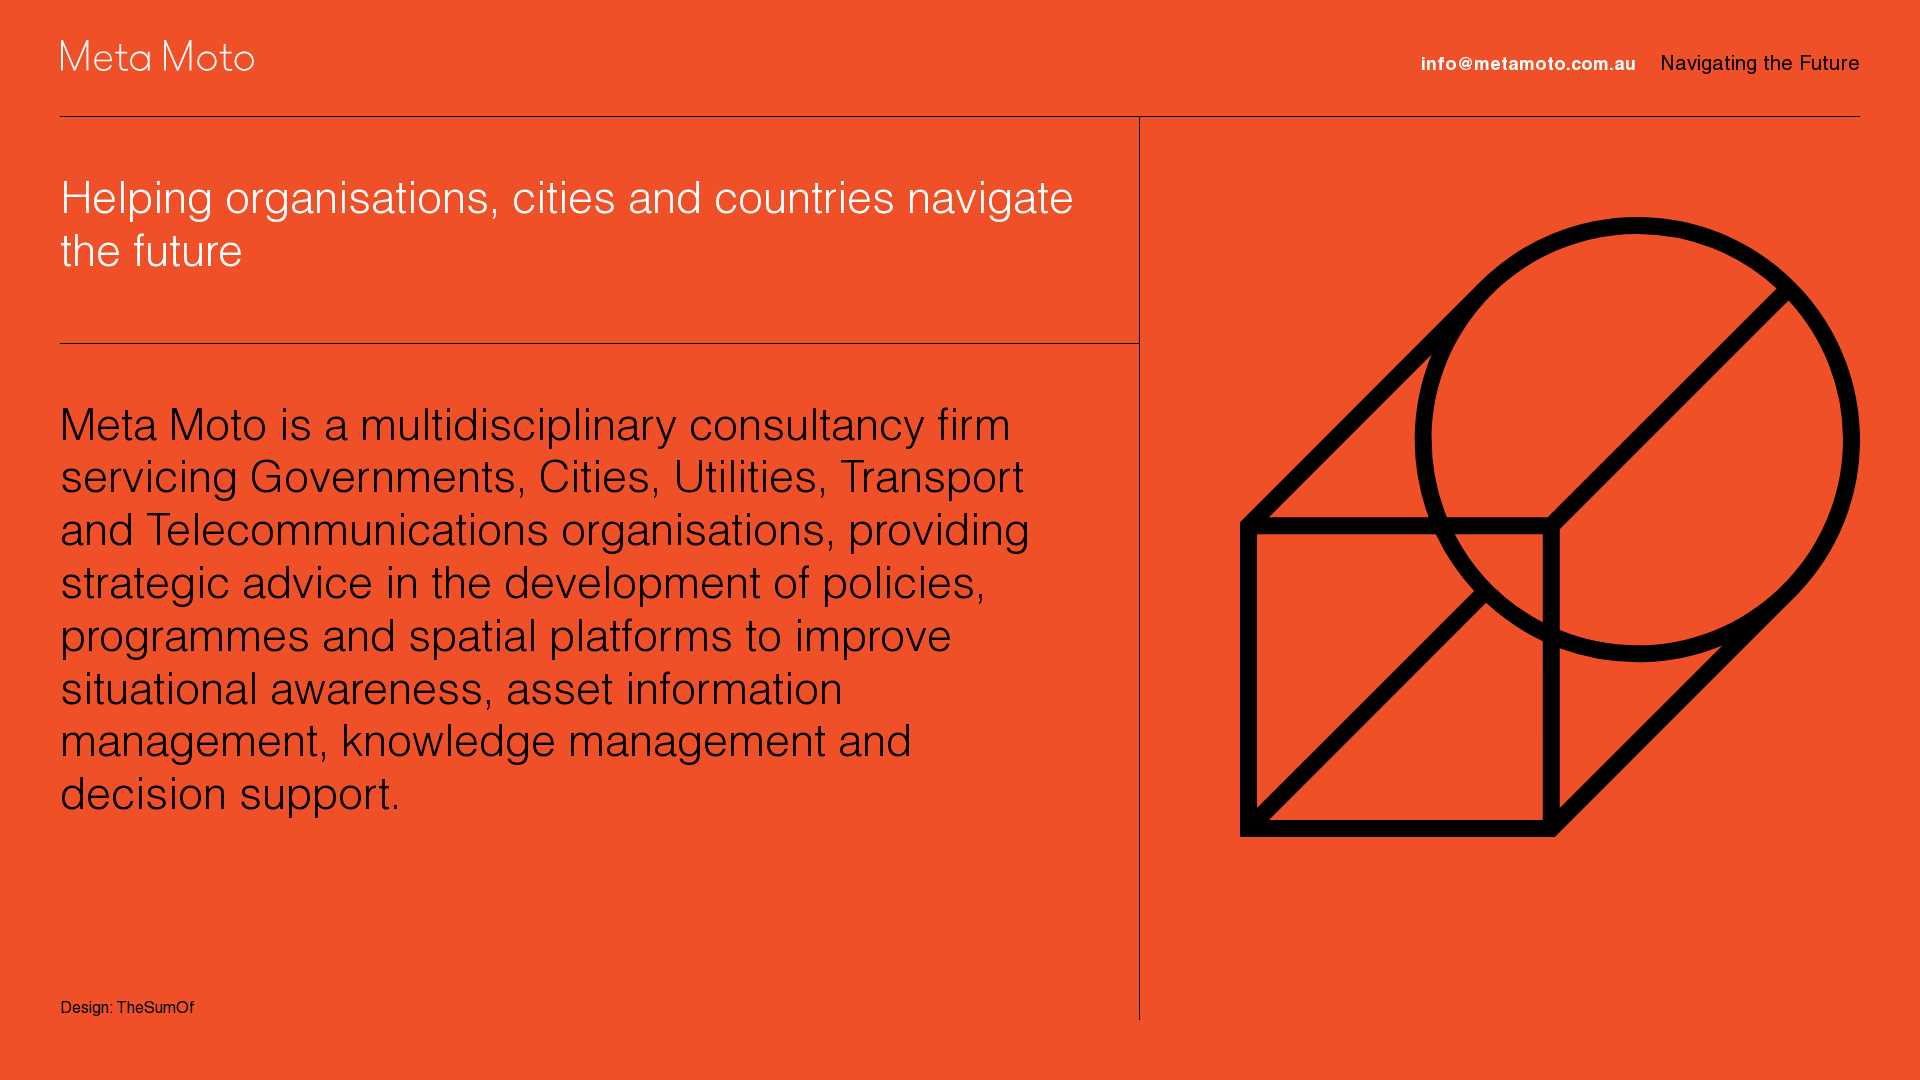 The height and width of the screenshot is (1080, 1920). What do you see at coordinates (1419, 64) in the screenshot?
I see `'info@metamoto.com.au'` at bounding box center [1419, 64].